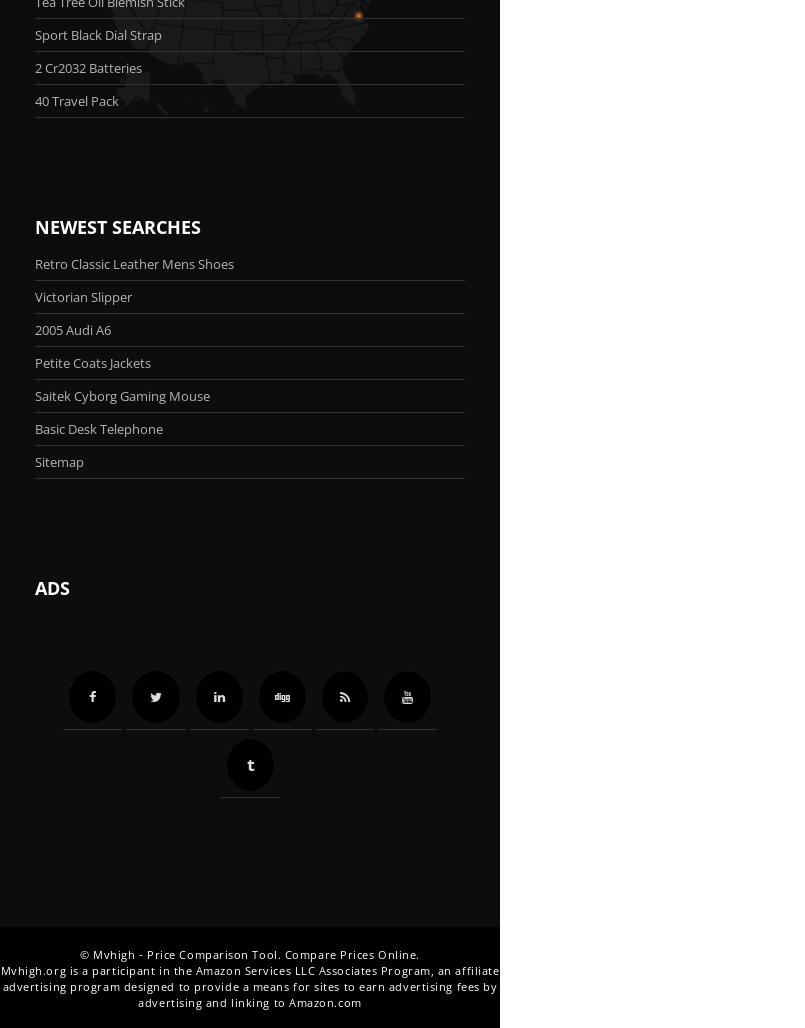 The image size is (805, 1028). What do you see at coordinates (348, 953) in the screenshot?
I see `'. Compare Prices Online.'` at bounding box center [348, 953].